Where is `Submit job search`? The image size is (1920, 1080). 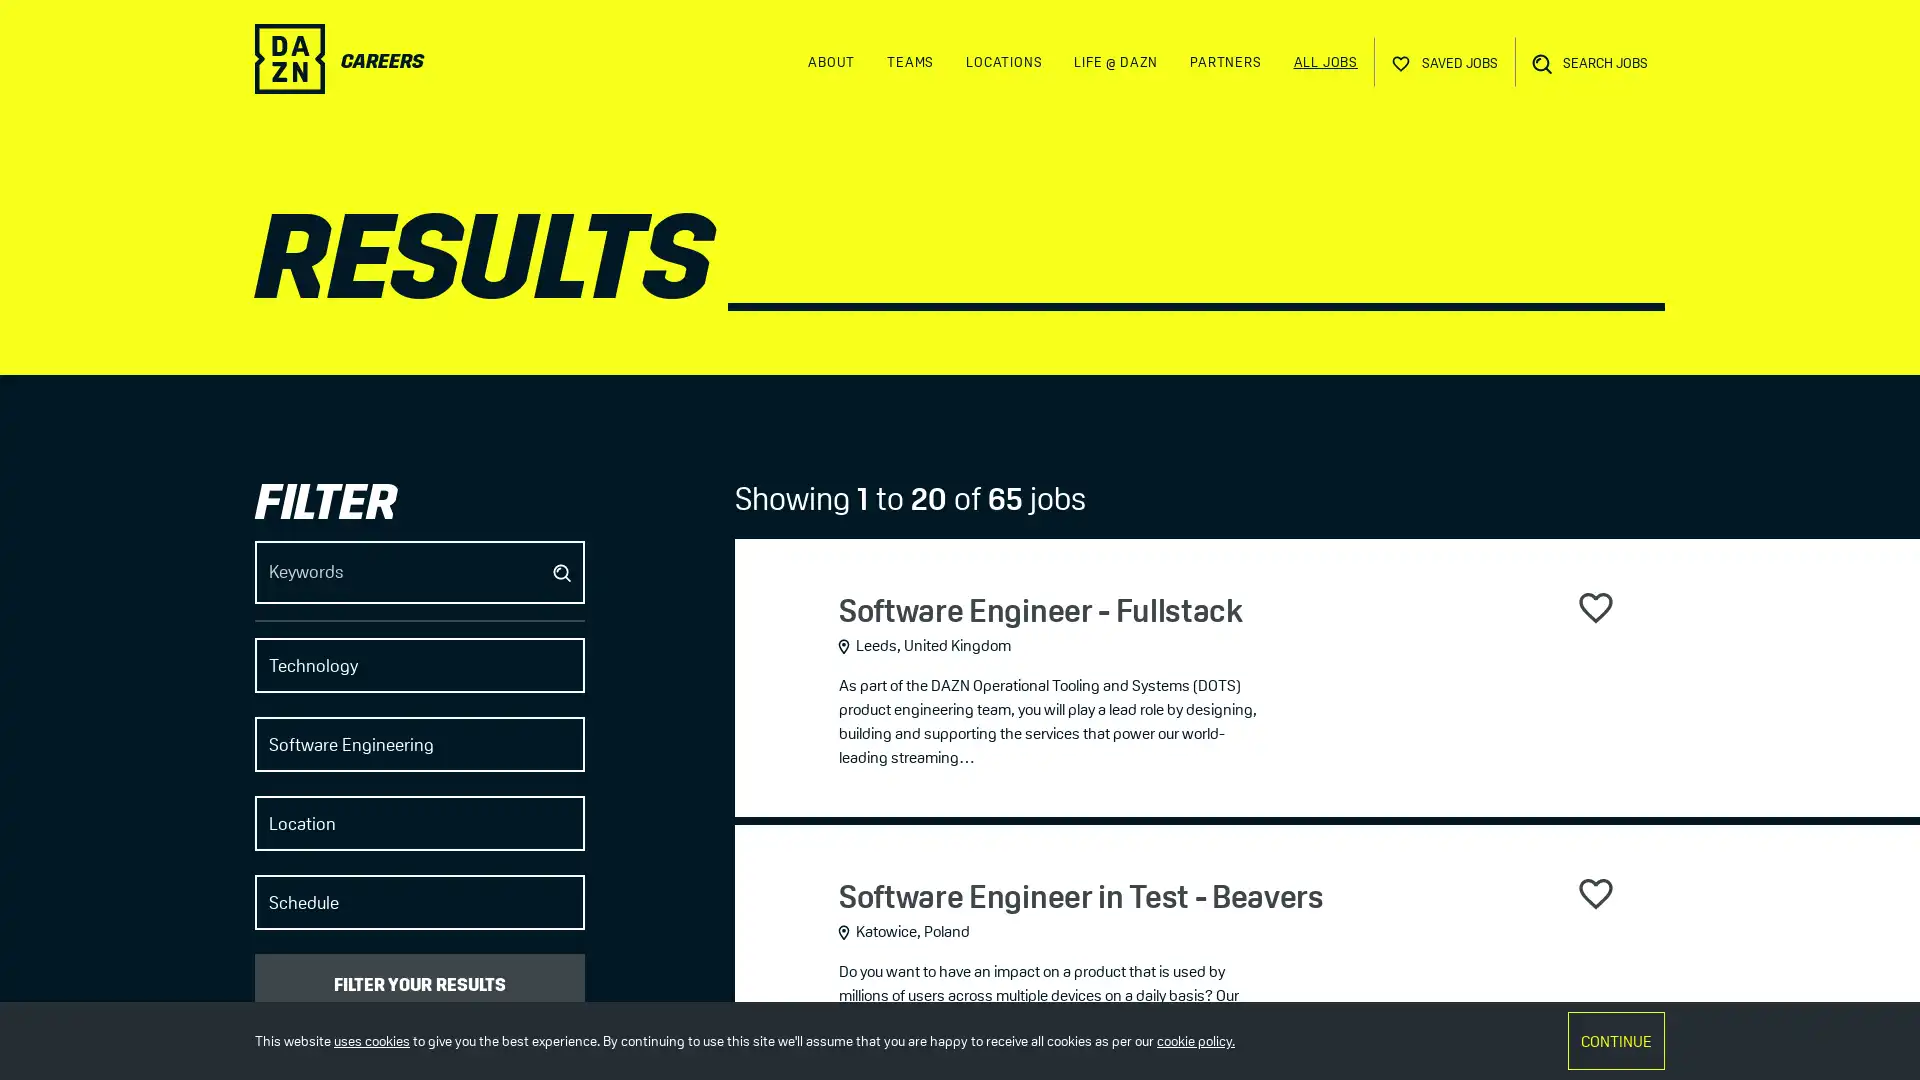
Submit job search is located at coordinates (561, 572).